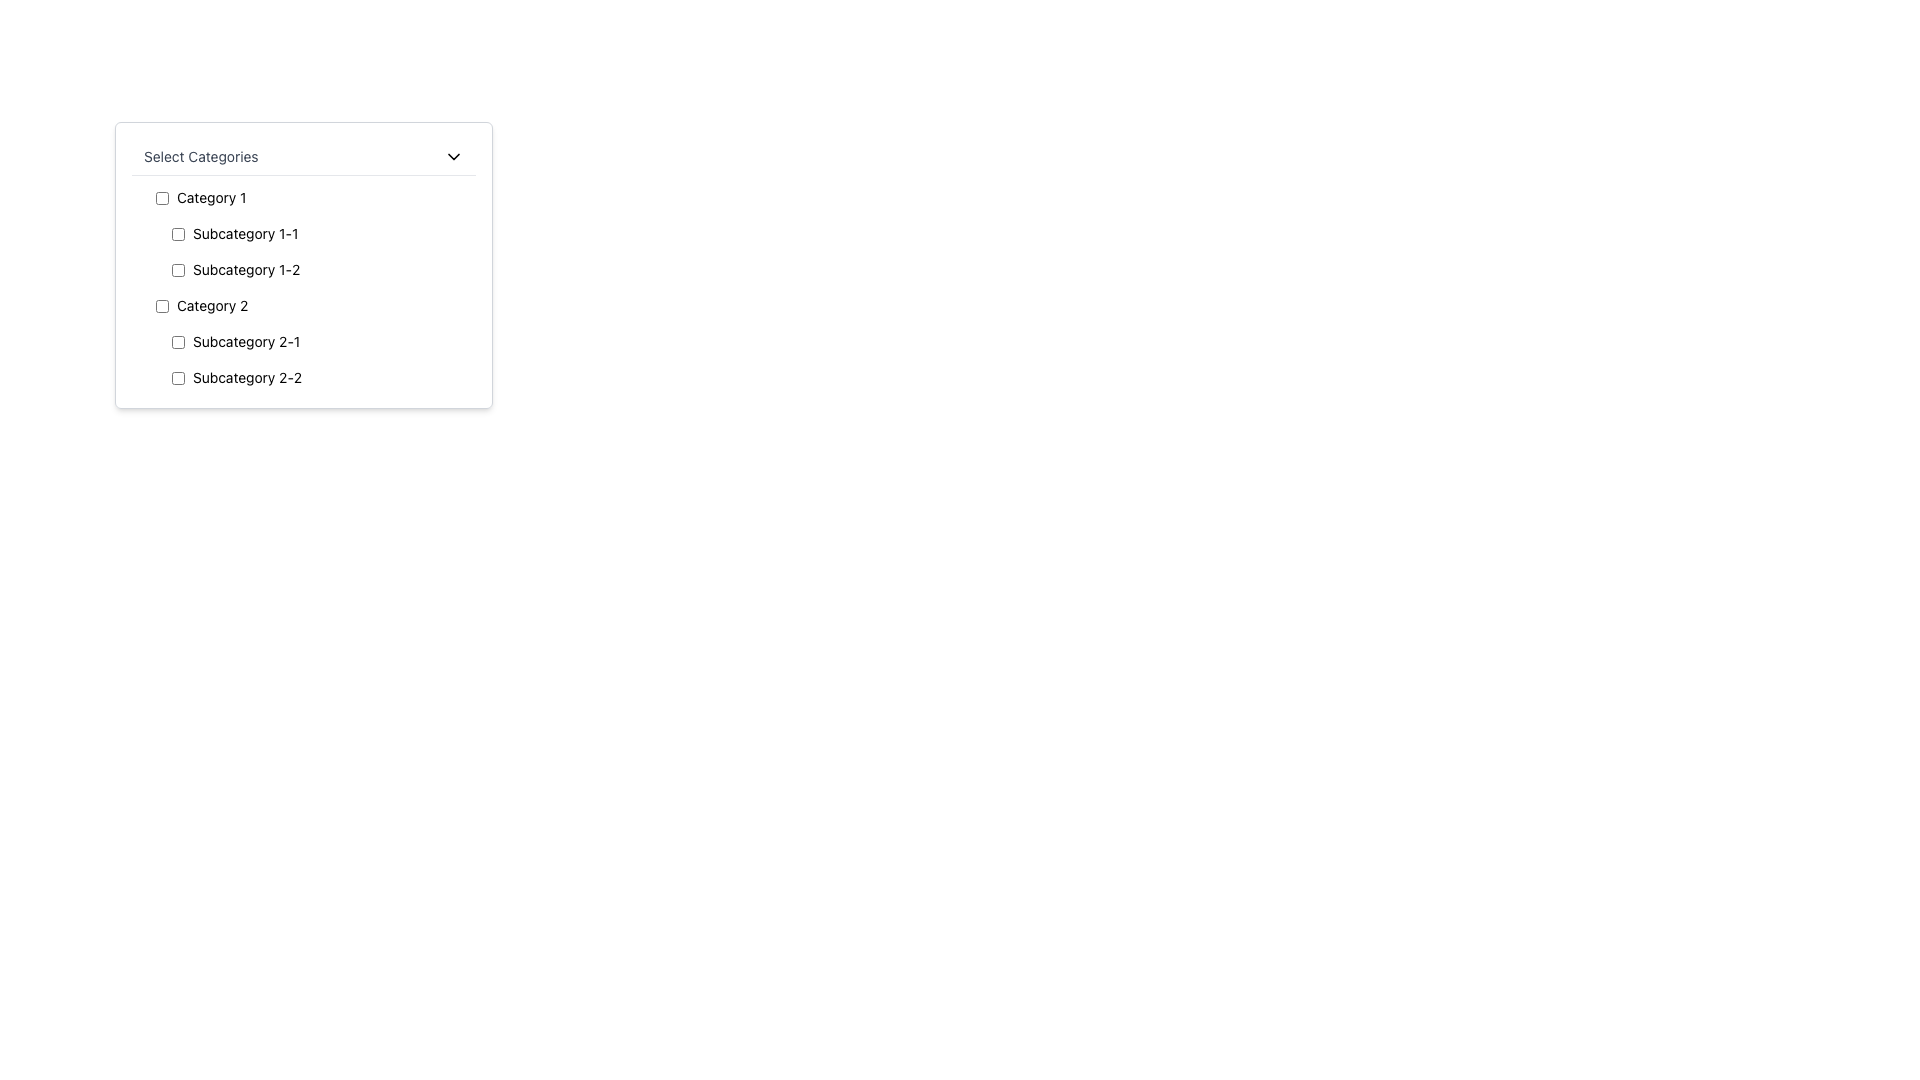 The height and width of the screenshot is (1080, 1920). I want to click on the checkbox labeled 'Subcategory 1-2' for keyboard interaction by clicking on its center point, so click(320, 270).